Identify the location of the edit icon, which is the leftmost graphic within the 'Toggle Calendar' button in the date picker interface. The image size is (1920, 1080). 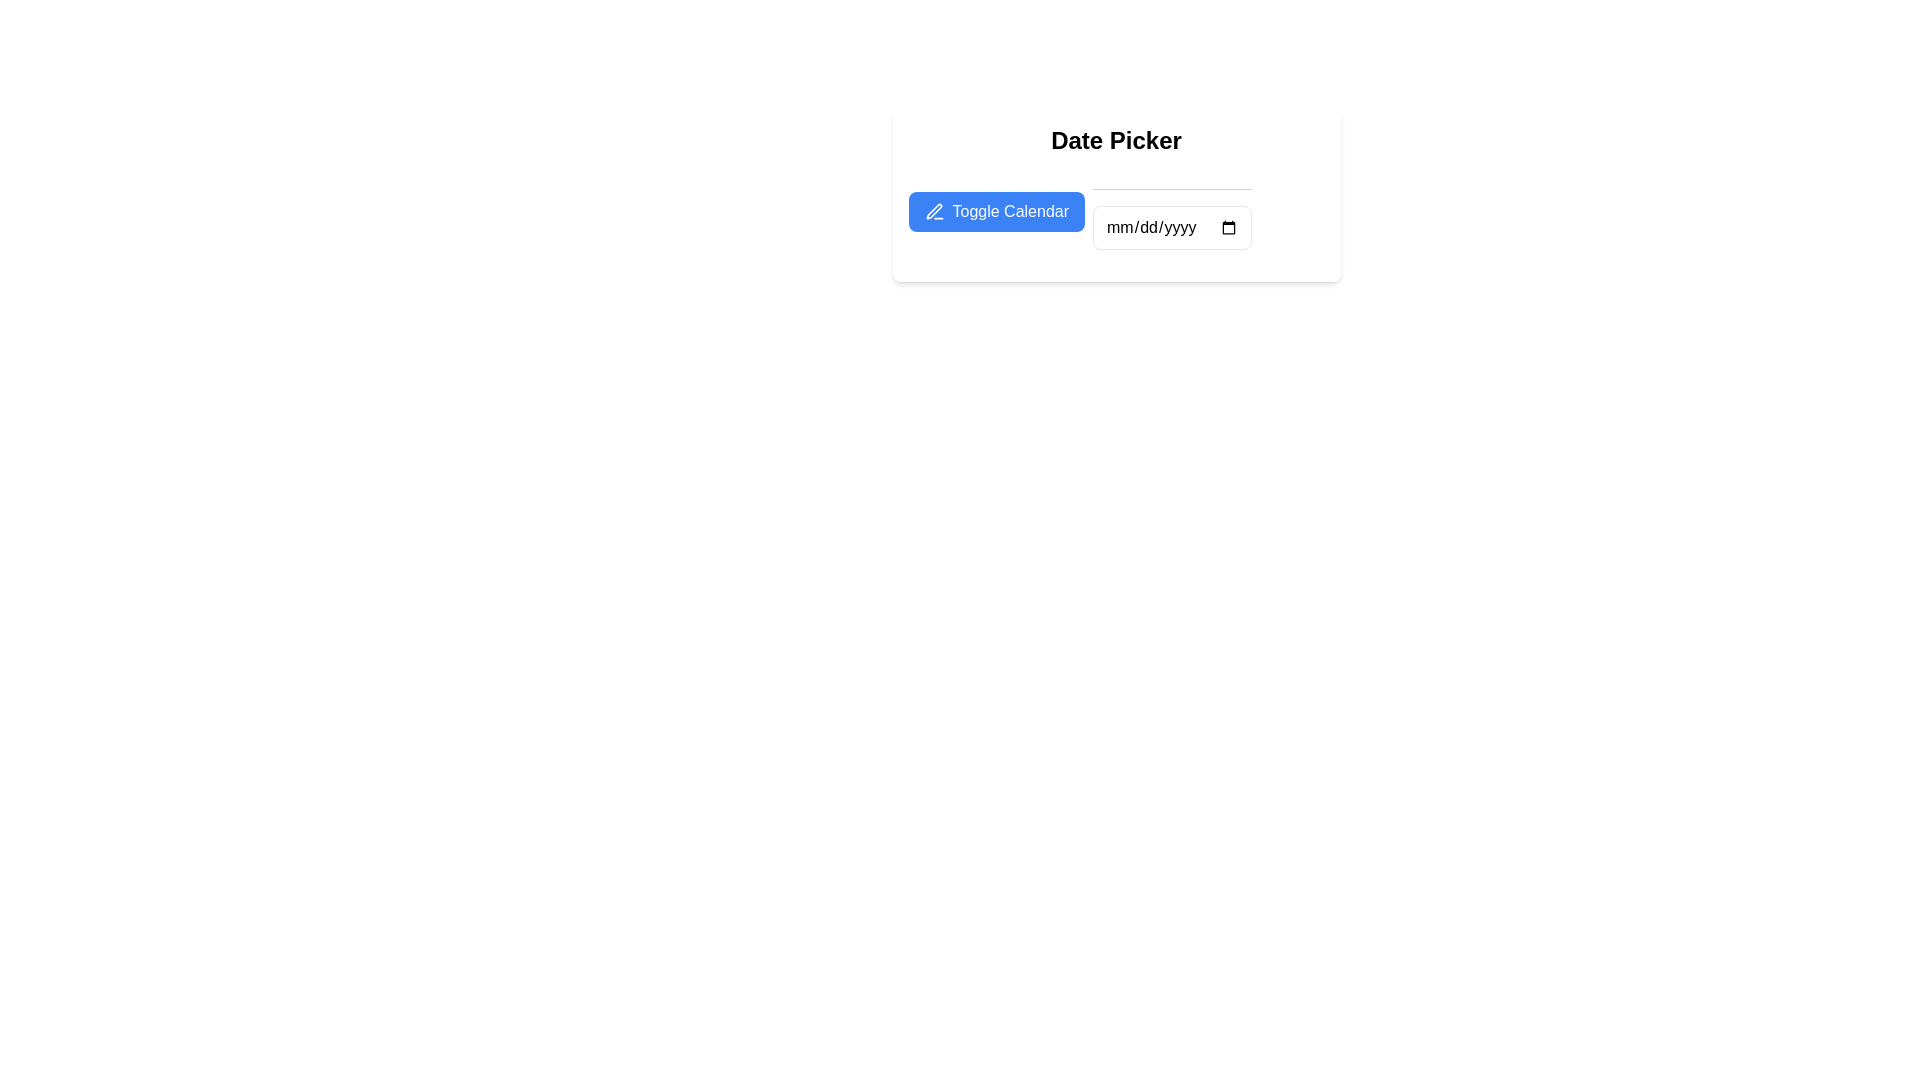
(933, 211).